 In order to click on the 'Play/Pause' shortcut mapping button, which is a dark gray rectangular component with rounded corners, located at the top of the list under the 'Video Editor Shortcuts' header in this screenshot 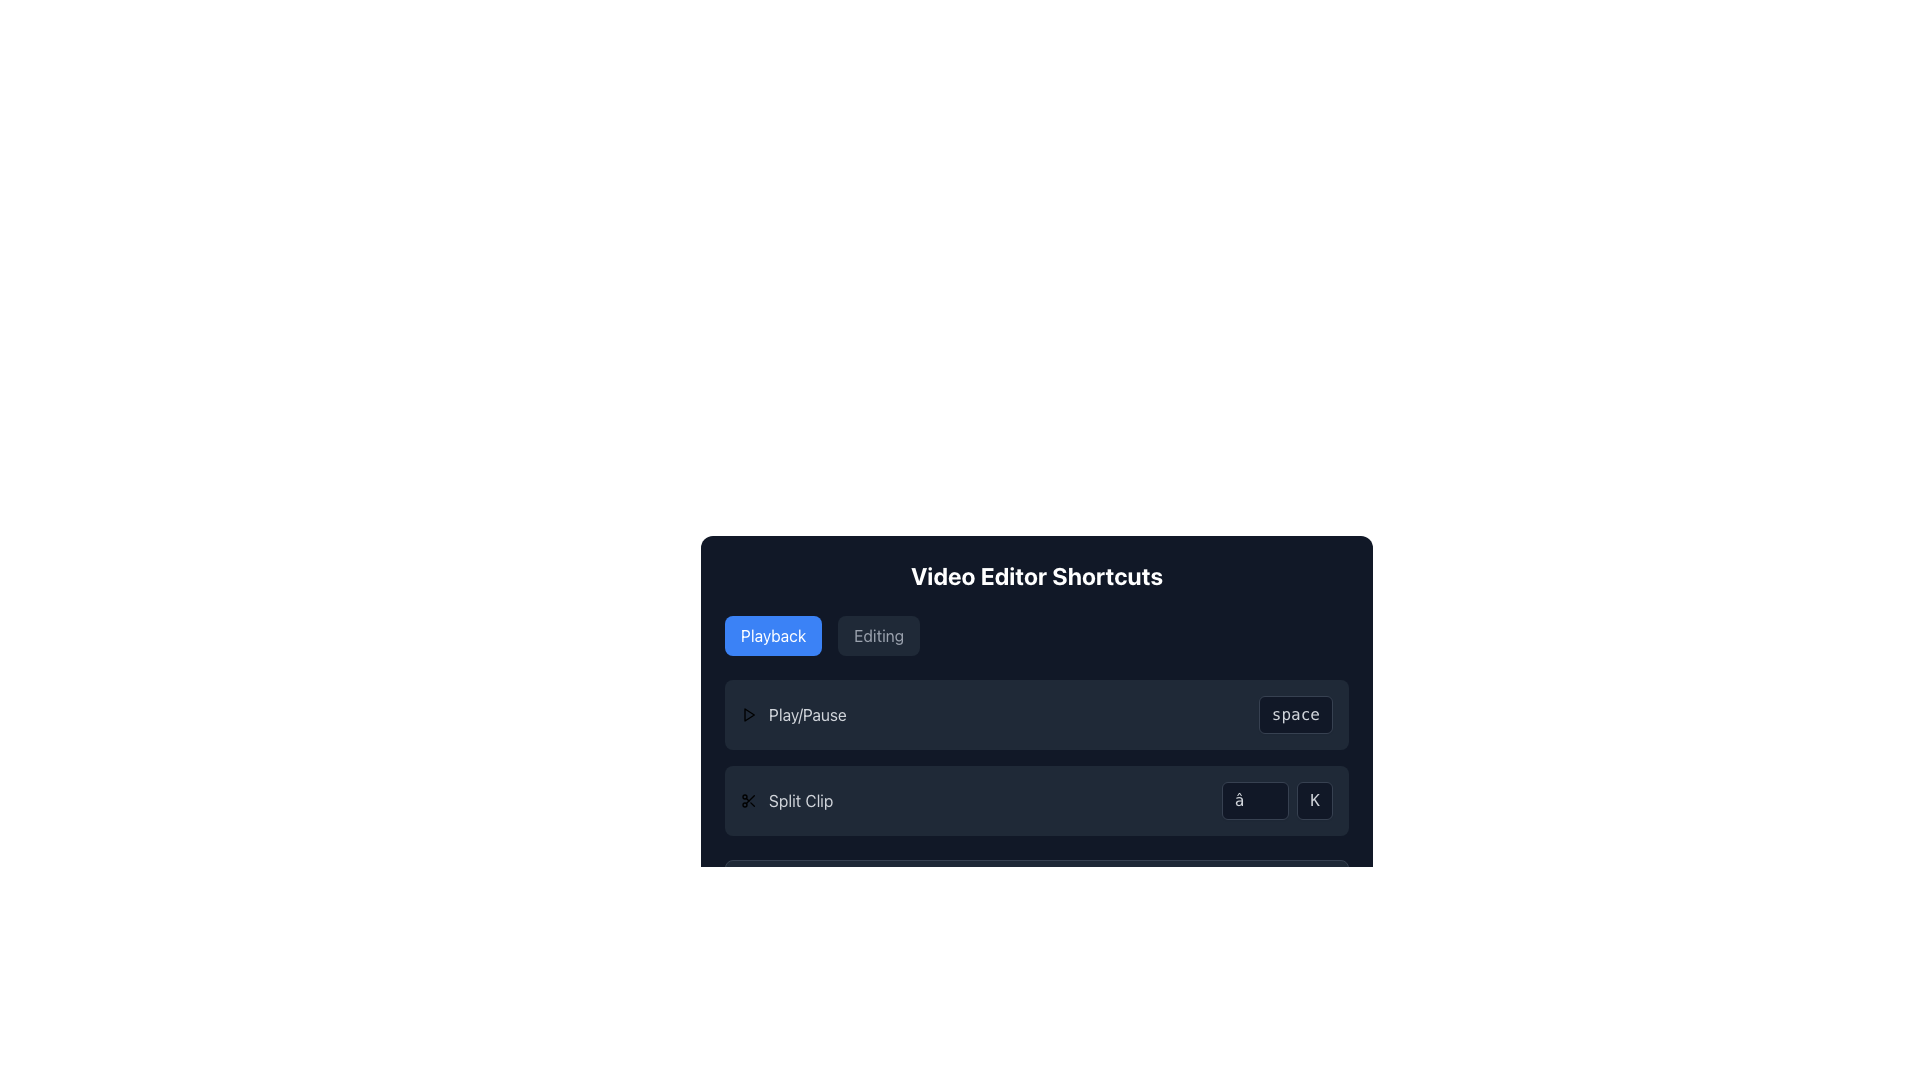, I will do `click(1036, 713)`.